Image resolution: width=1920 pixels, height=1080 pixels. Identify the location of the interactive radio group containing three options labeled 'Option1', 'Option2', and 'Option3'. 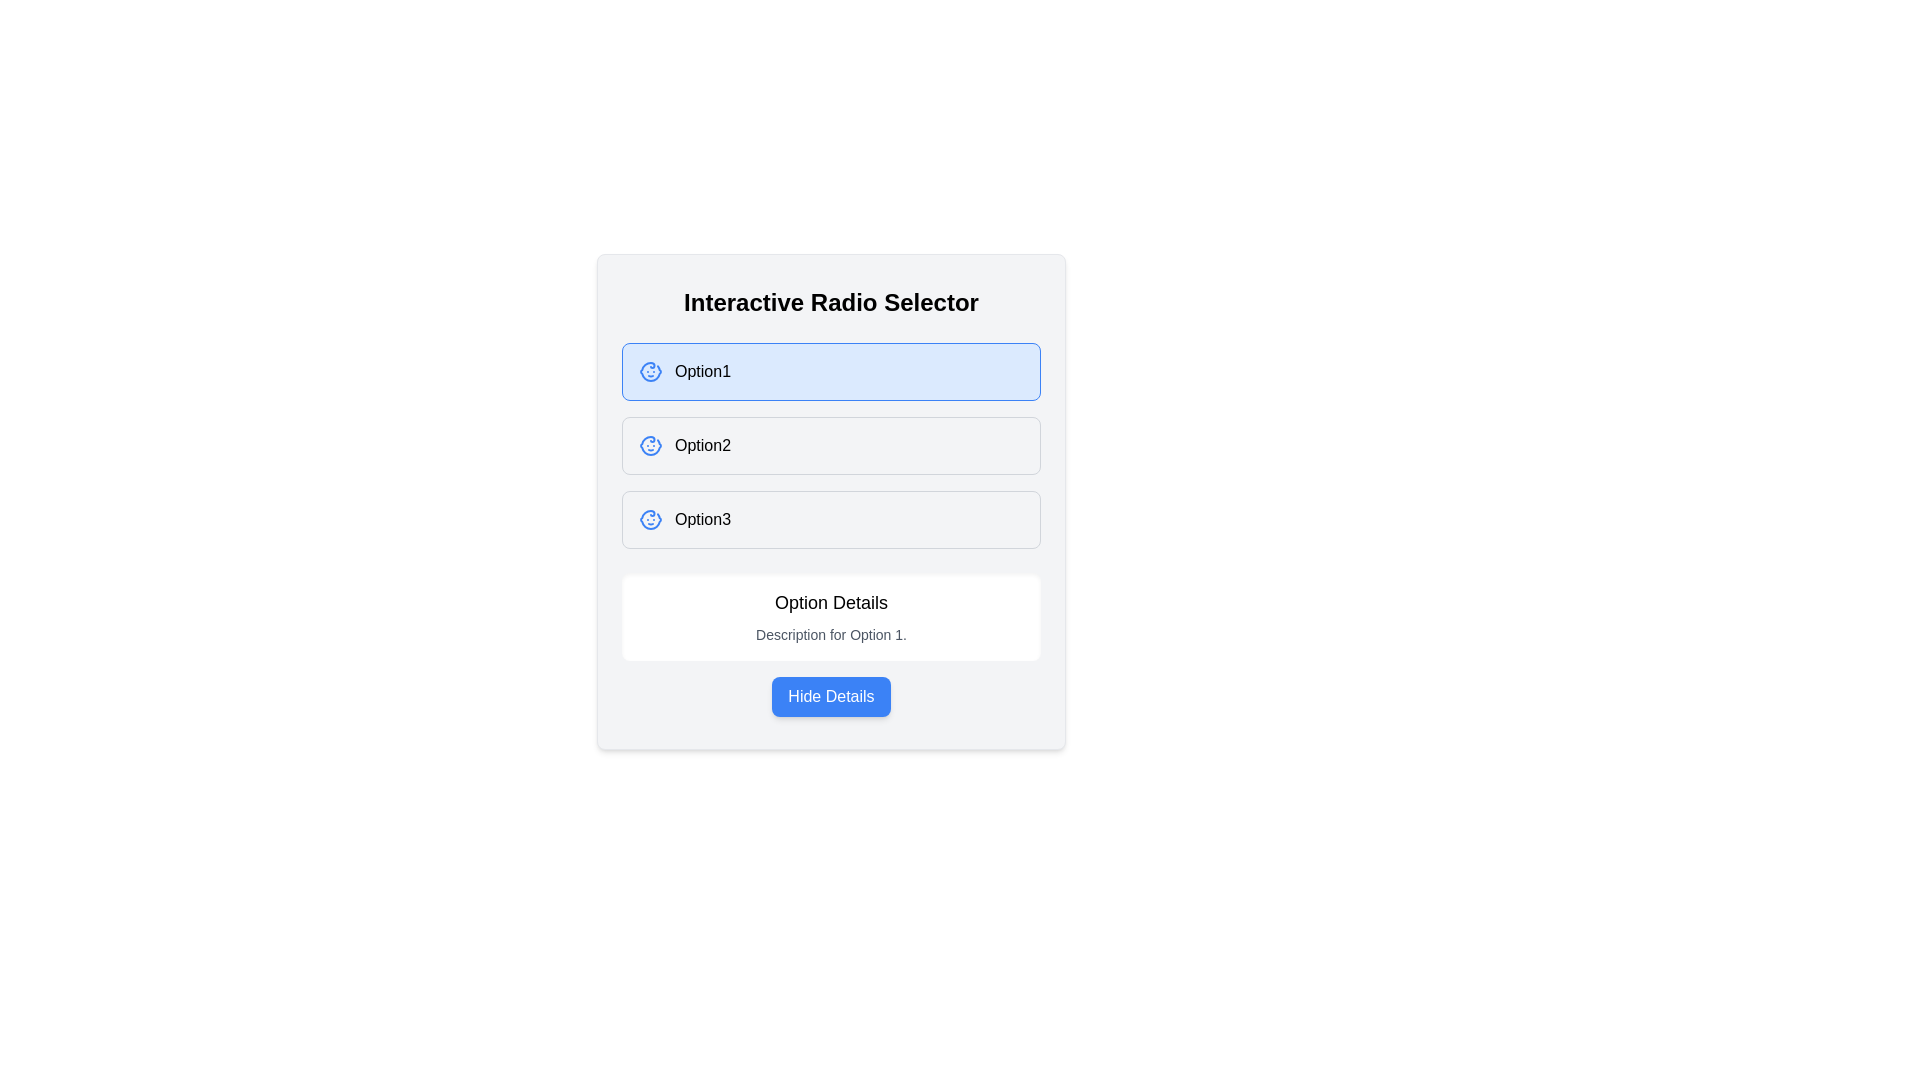
(831, 445).